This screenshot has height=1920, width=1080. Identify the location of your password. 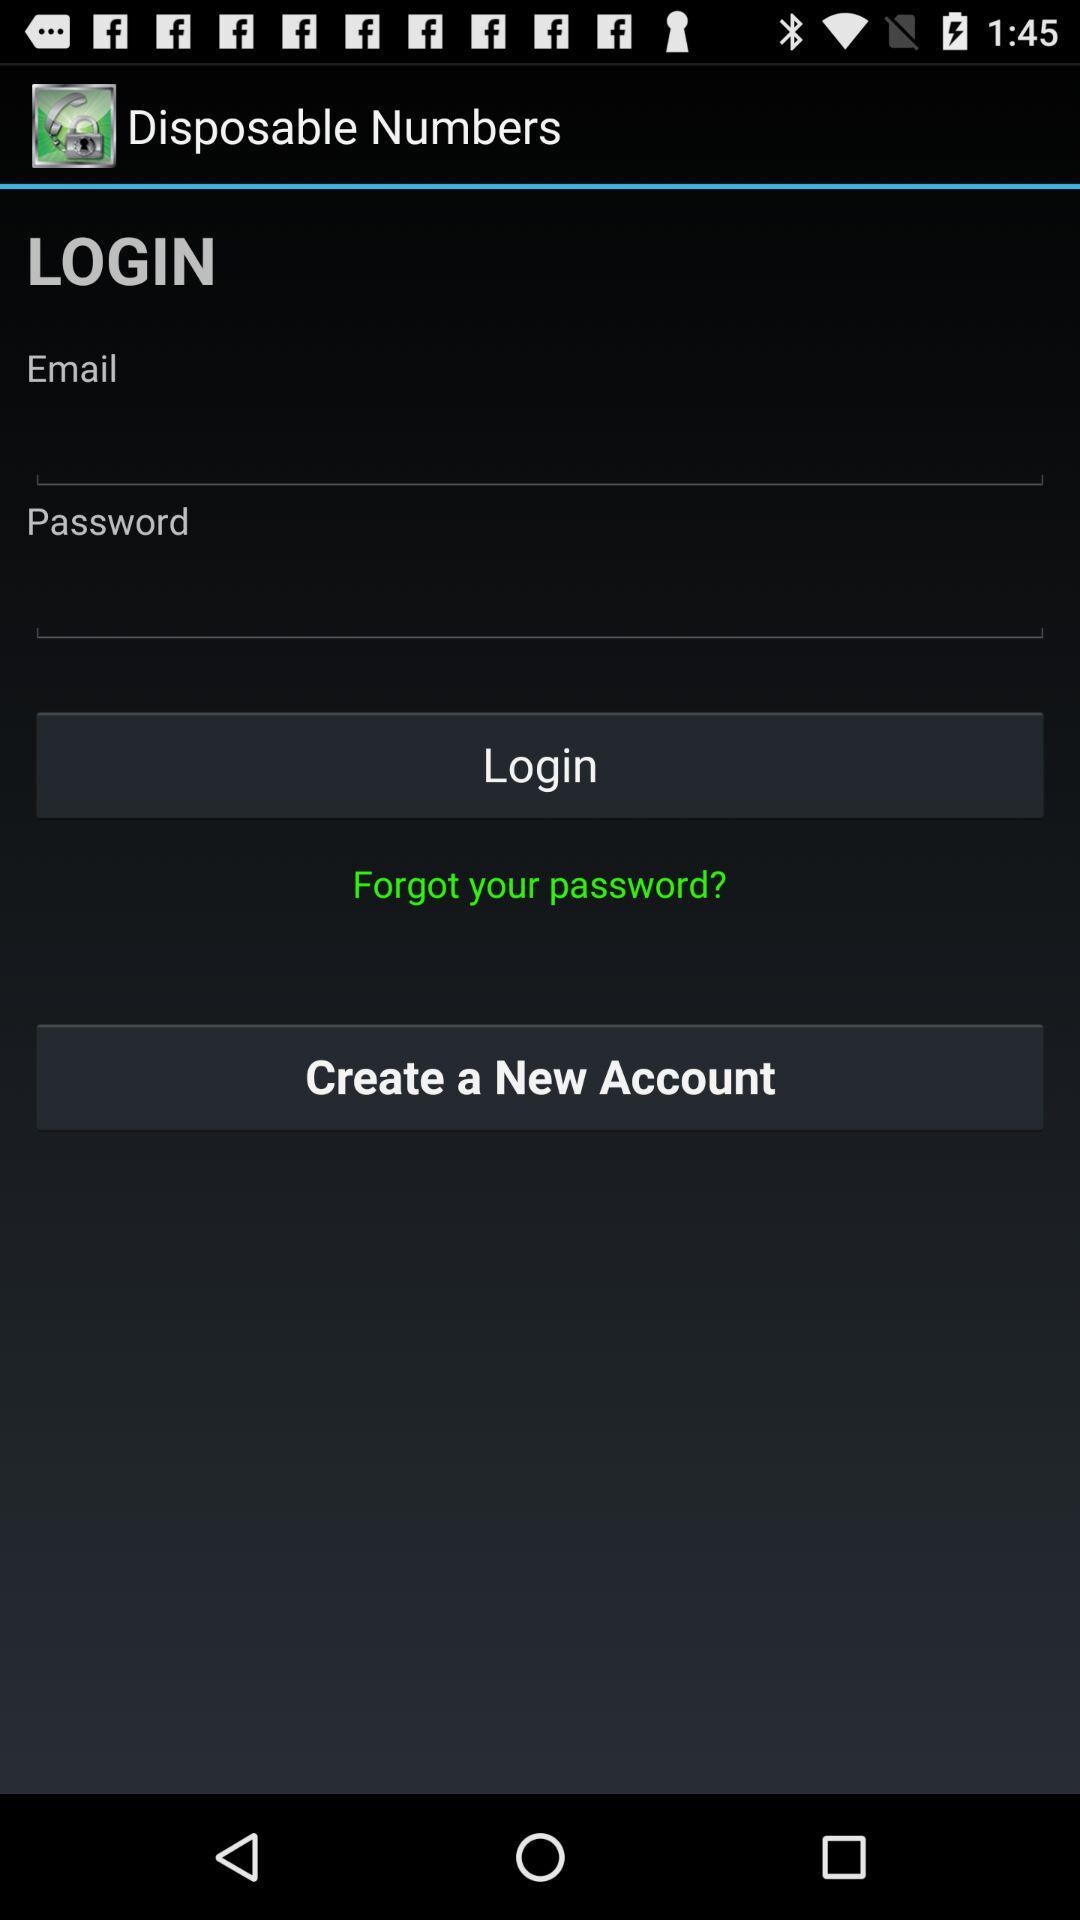
(540, 595).